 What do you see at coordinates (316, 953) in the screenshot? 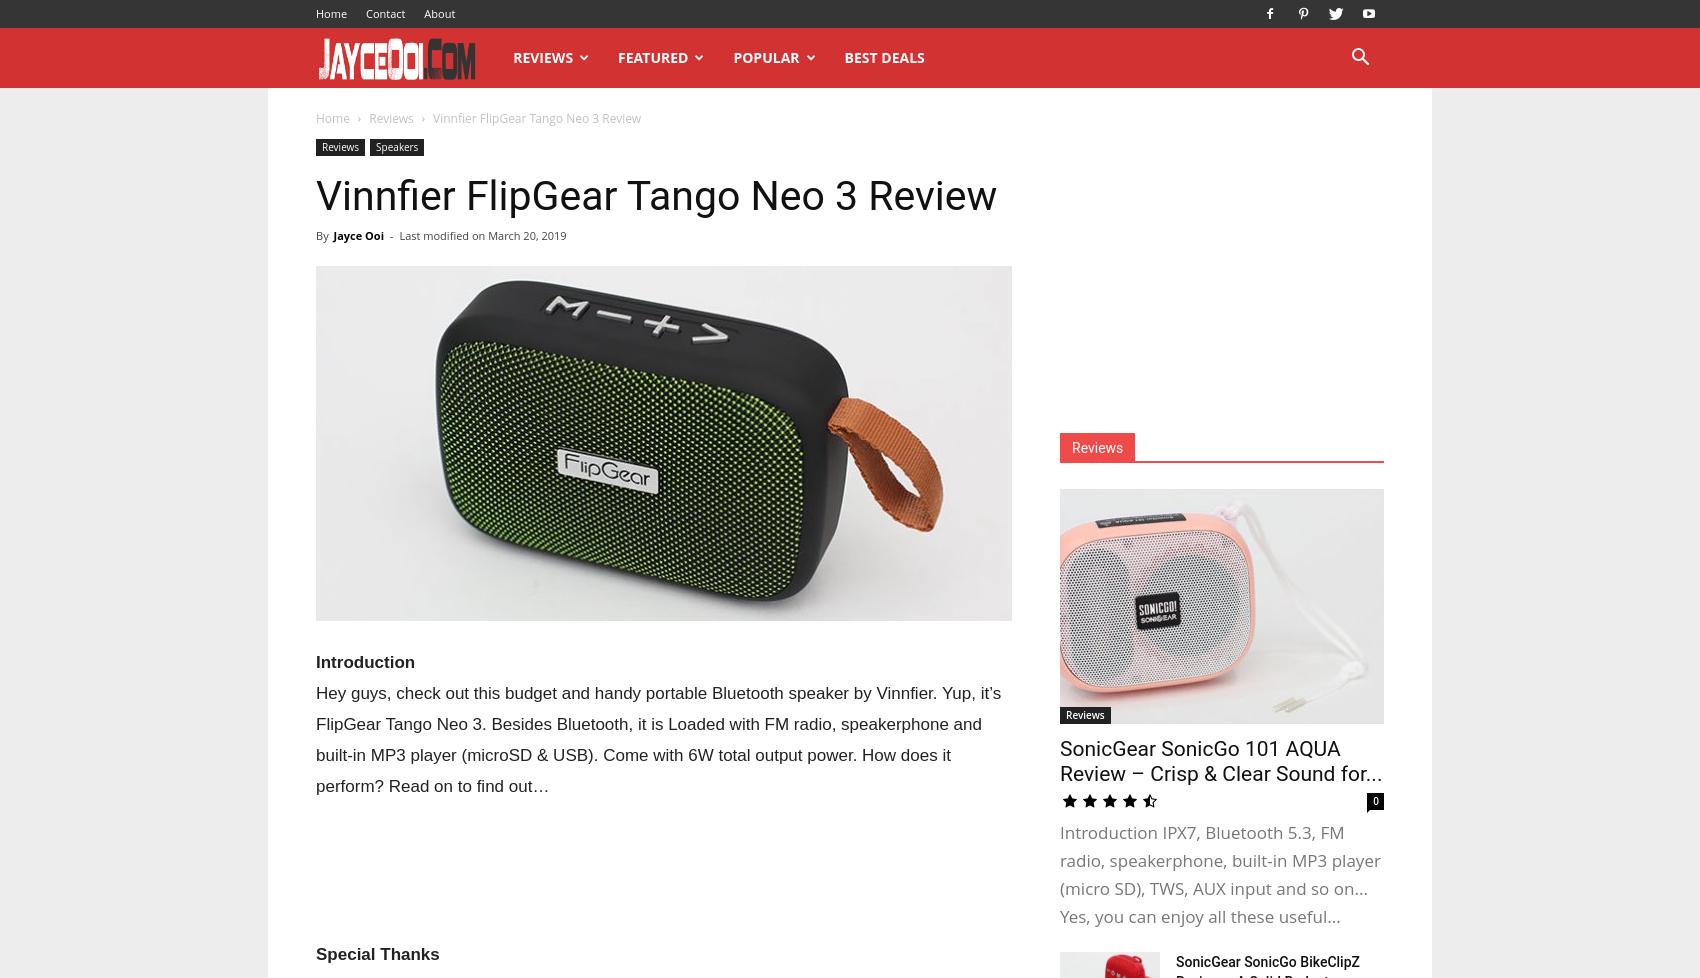
I see `'Special Thanks'` at bounding box center [316, 953].